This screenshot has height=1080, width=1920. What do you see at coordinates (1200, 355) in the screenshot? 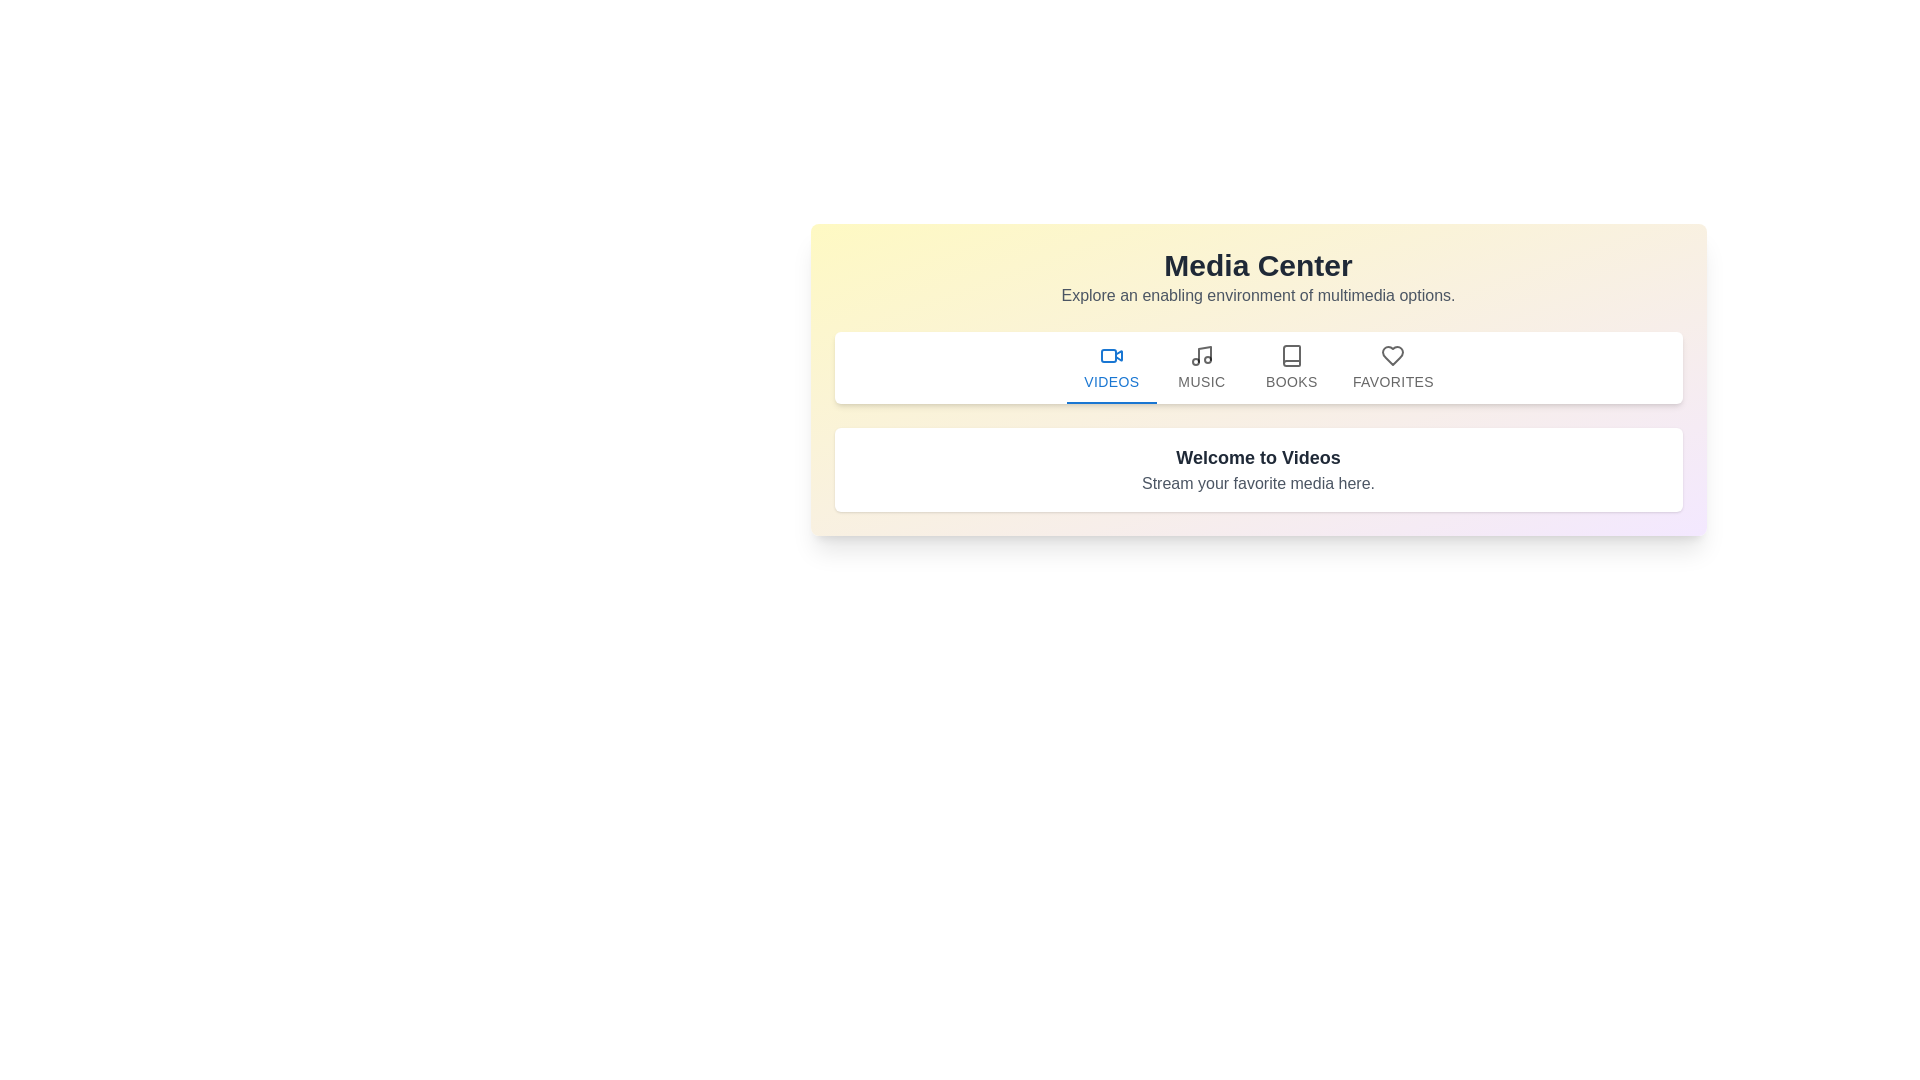
I see `the music note icon located in the 'Music' tab by clicking on it` at bounding box center [1200, 355].